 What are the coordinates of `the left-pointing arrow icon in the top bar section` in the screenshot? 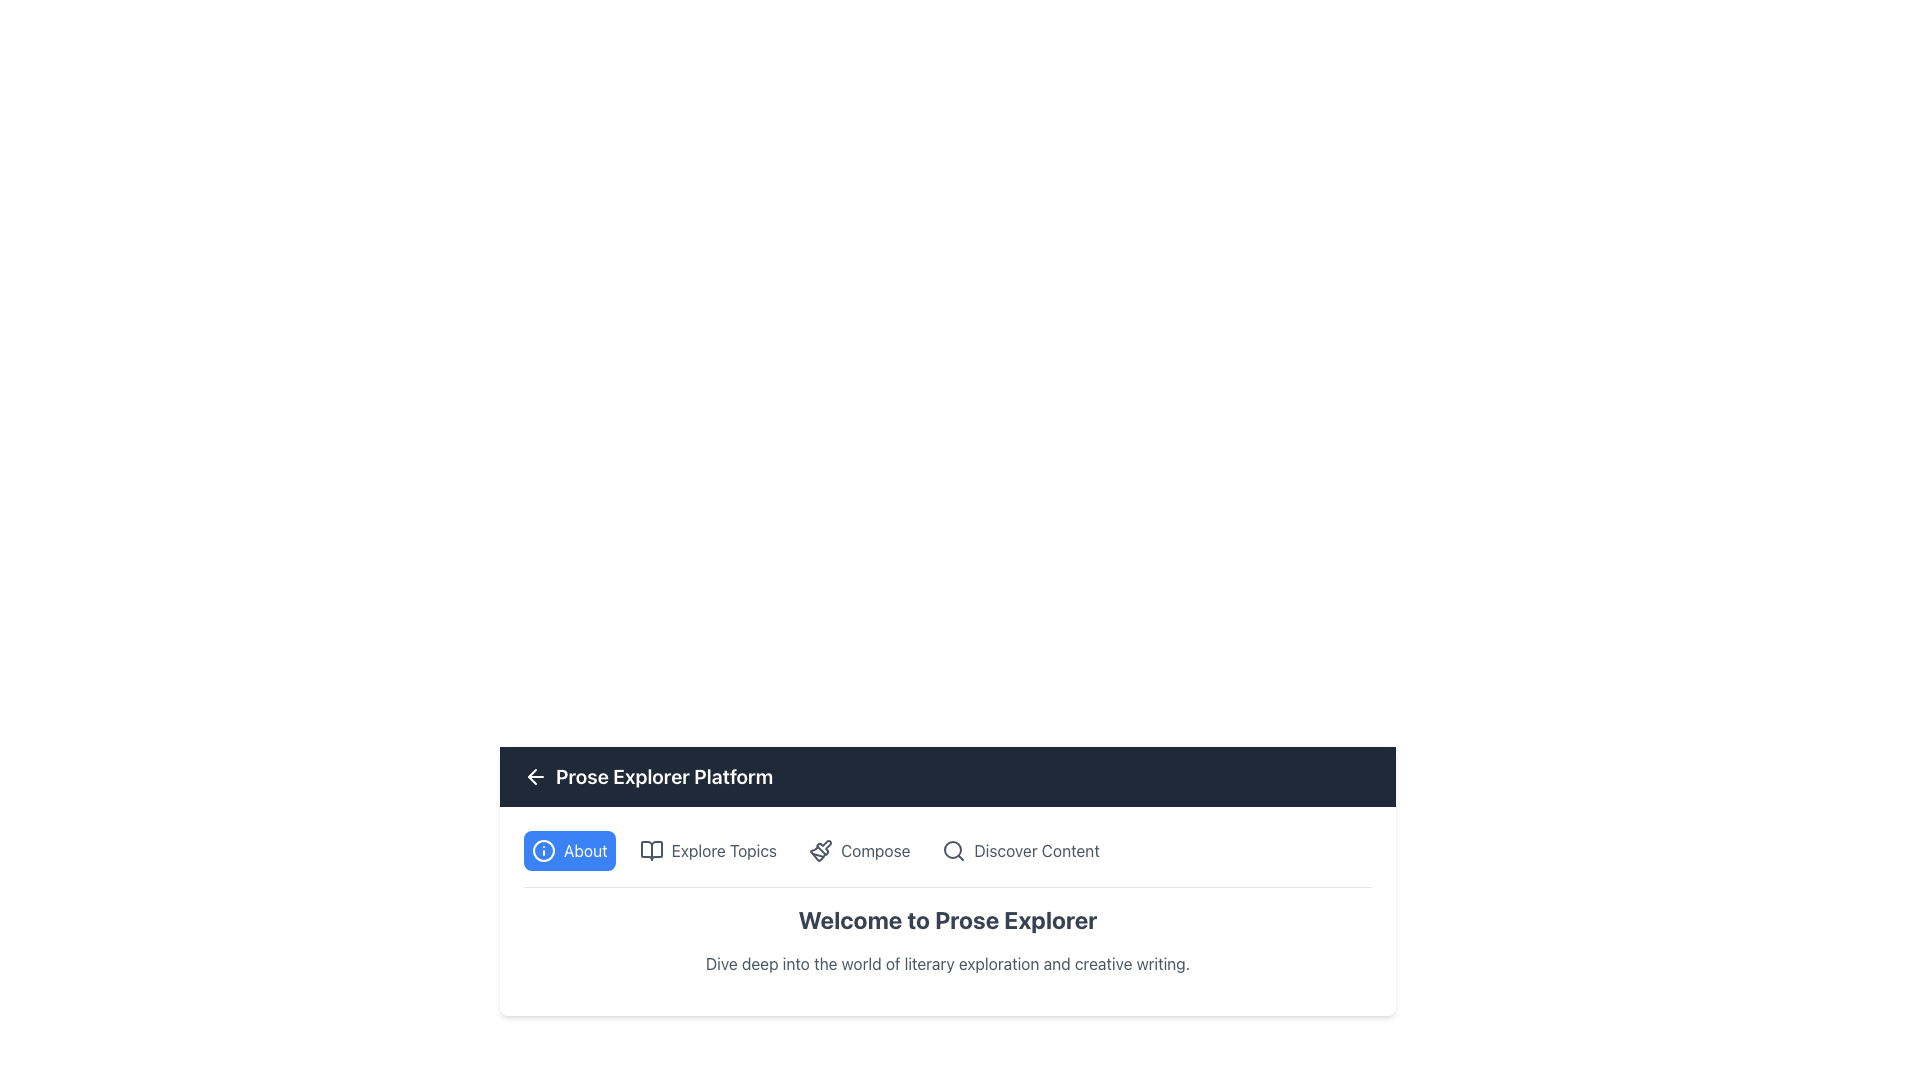 It's located at (536, 775).